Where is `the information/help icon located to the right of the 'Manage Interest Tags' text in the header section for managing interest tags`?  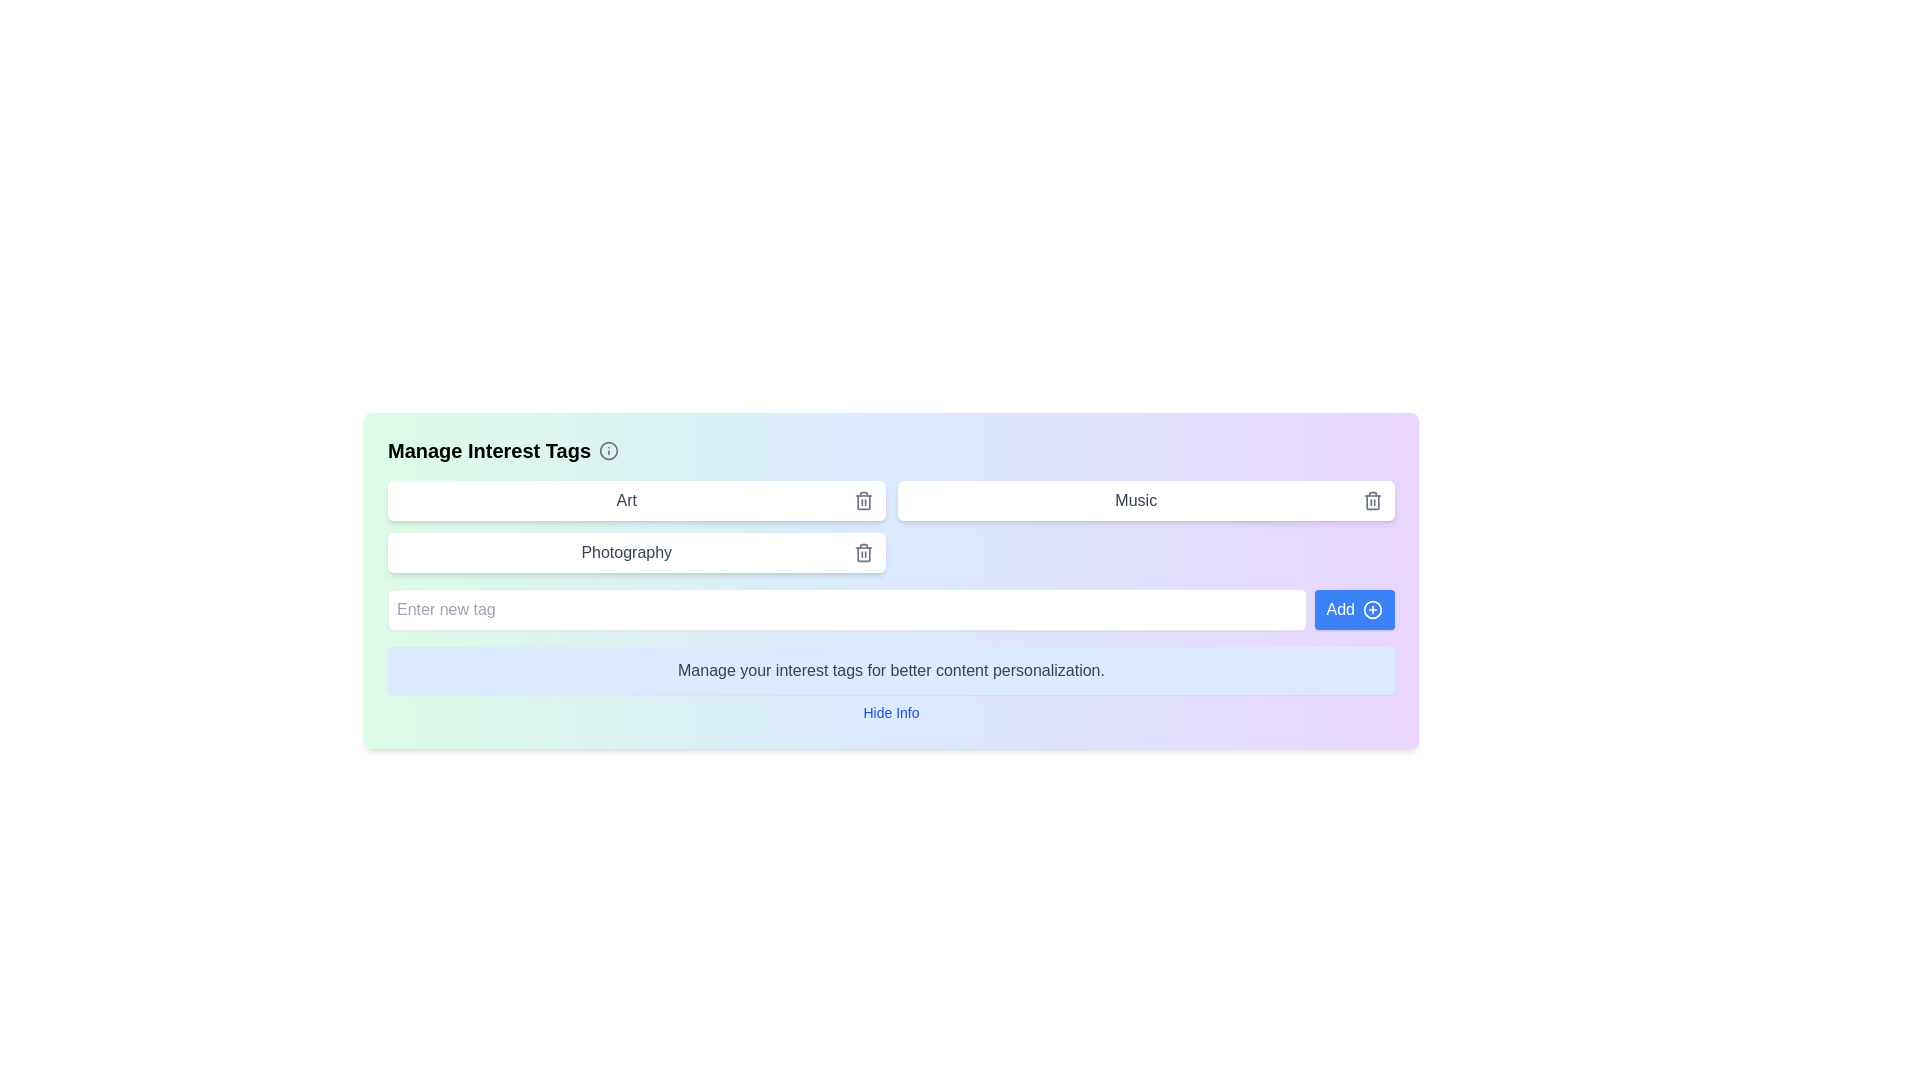 the information/help icon located to the right of the 'Manage Interest Tags' text in the header section for managing interest tags is located at coordinates (608, 451).